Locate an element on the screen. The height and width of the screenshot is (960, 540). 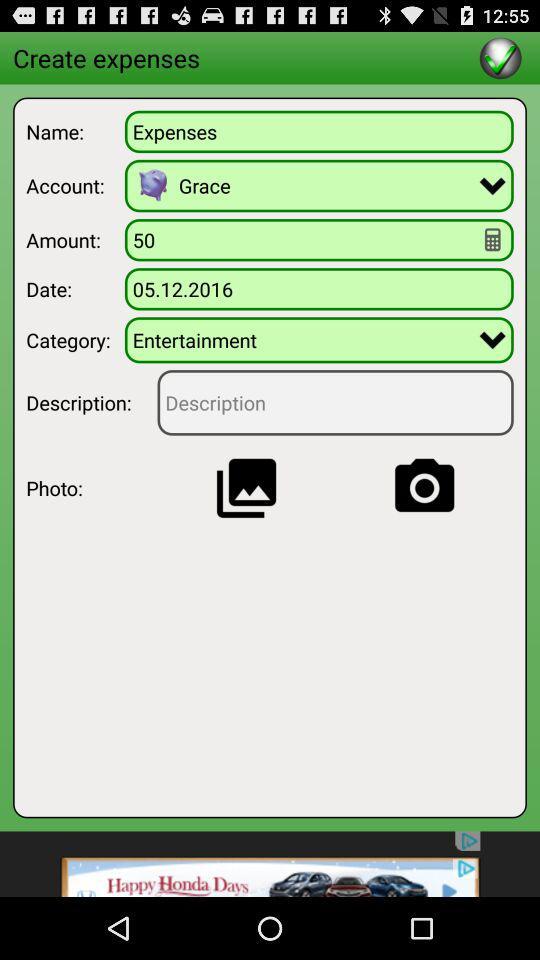
create is located at coordinates (499, 56).